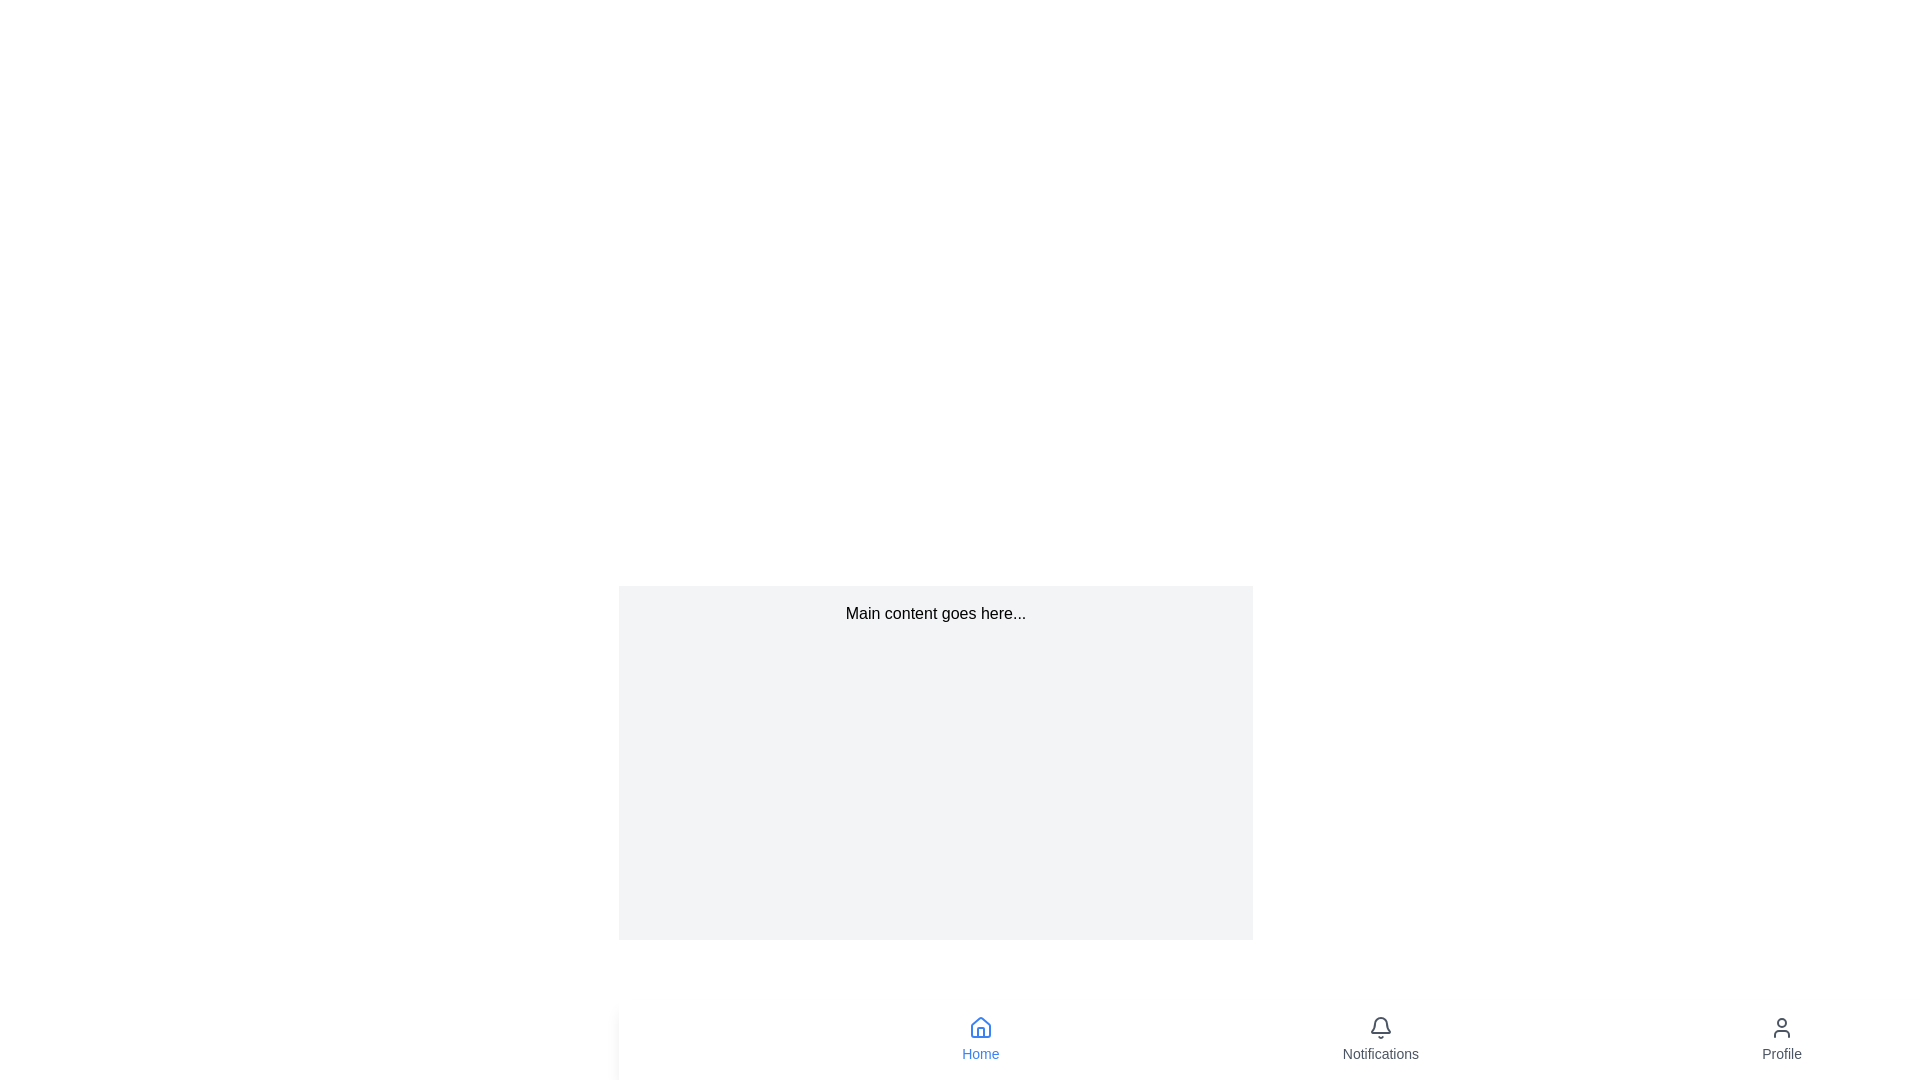  I want to click on the Notifications icon, so click(1379, 1028).